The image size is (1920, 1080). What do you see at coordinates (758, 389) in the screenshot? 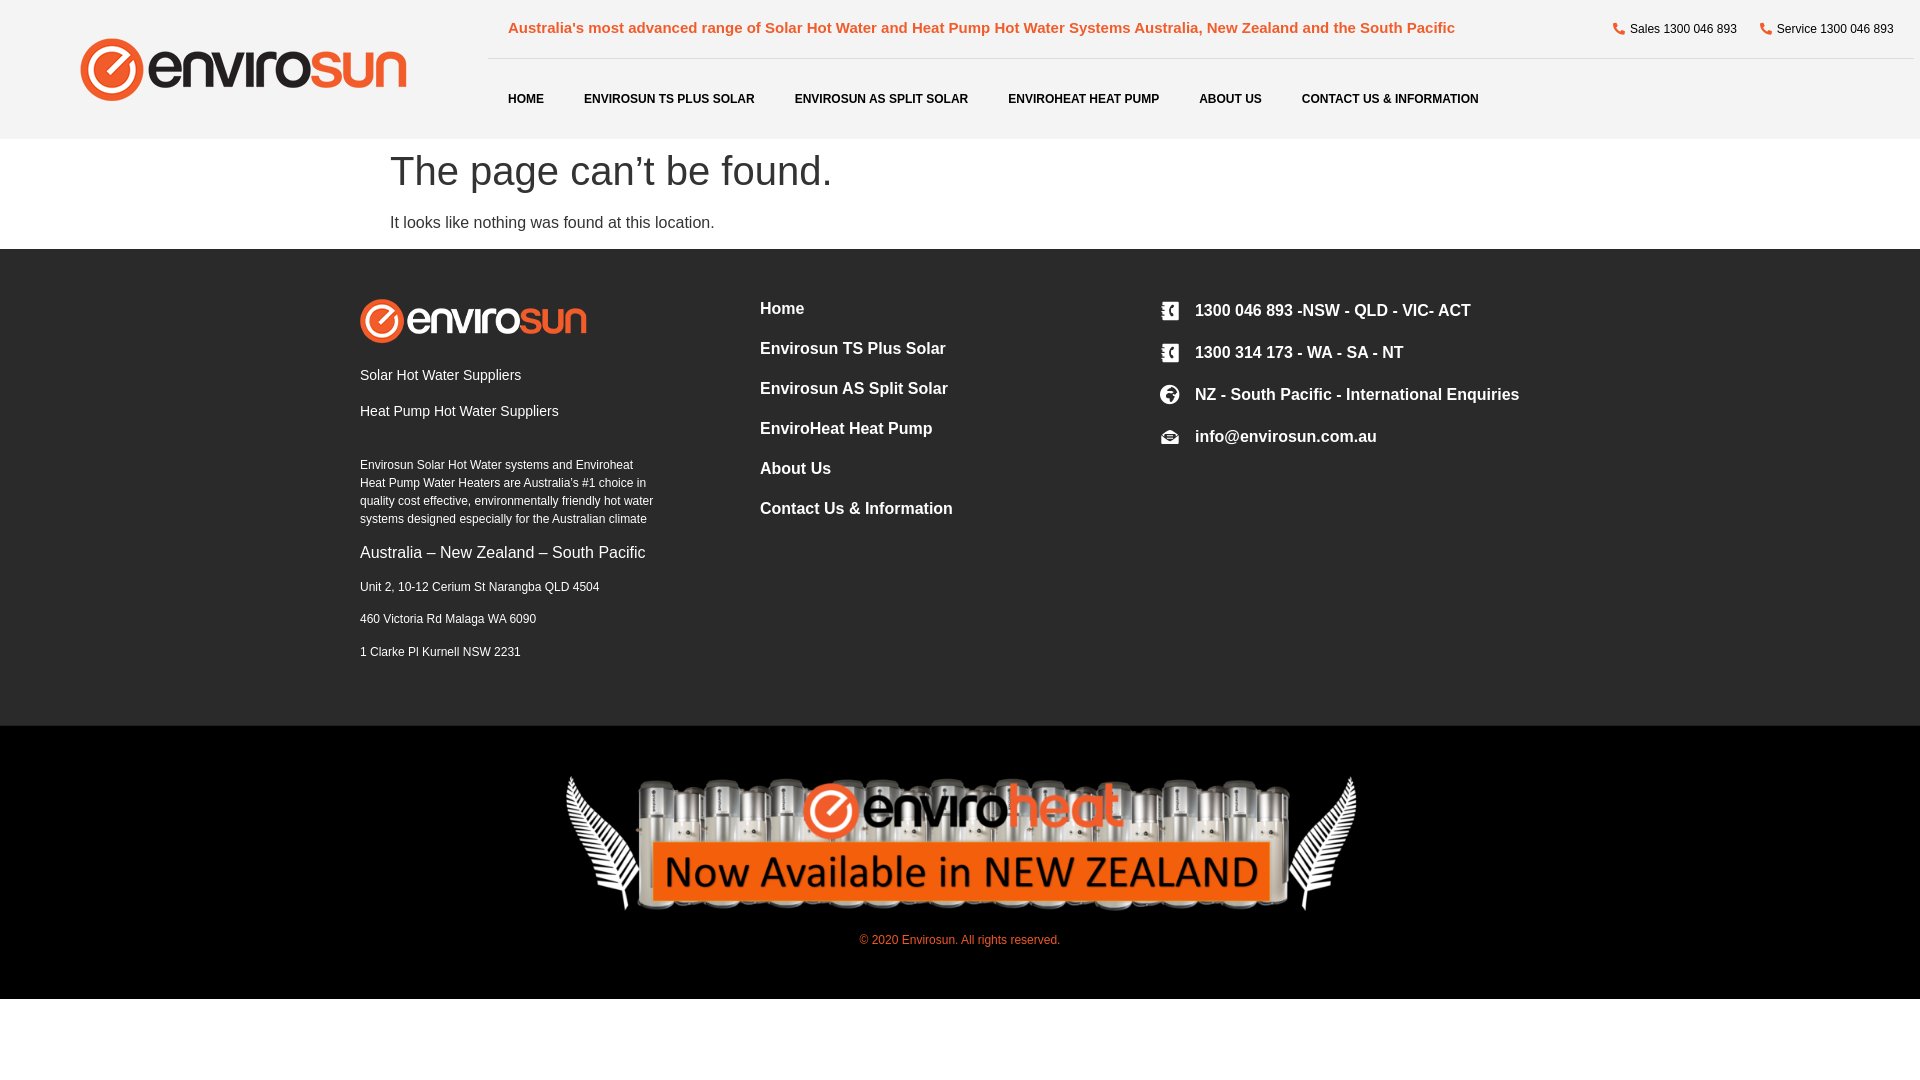
I see `'Envirosun AS Split Solar'` at bounding box center [758, 389].